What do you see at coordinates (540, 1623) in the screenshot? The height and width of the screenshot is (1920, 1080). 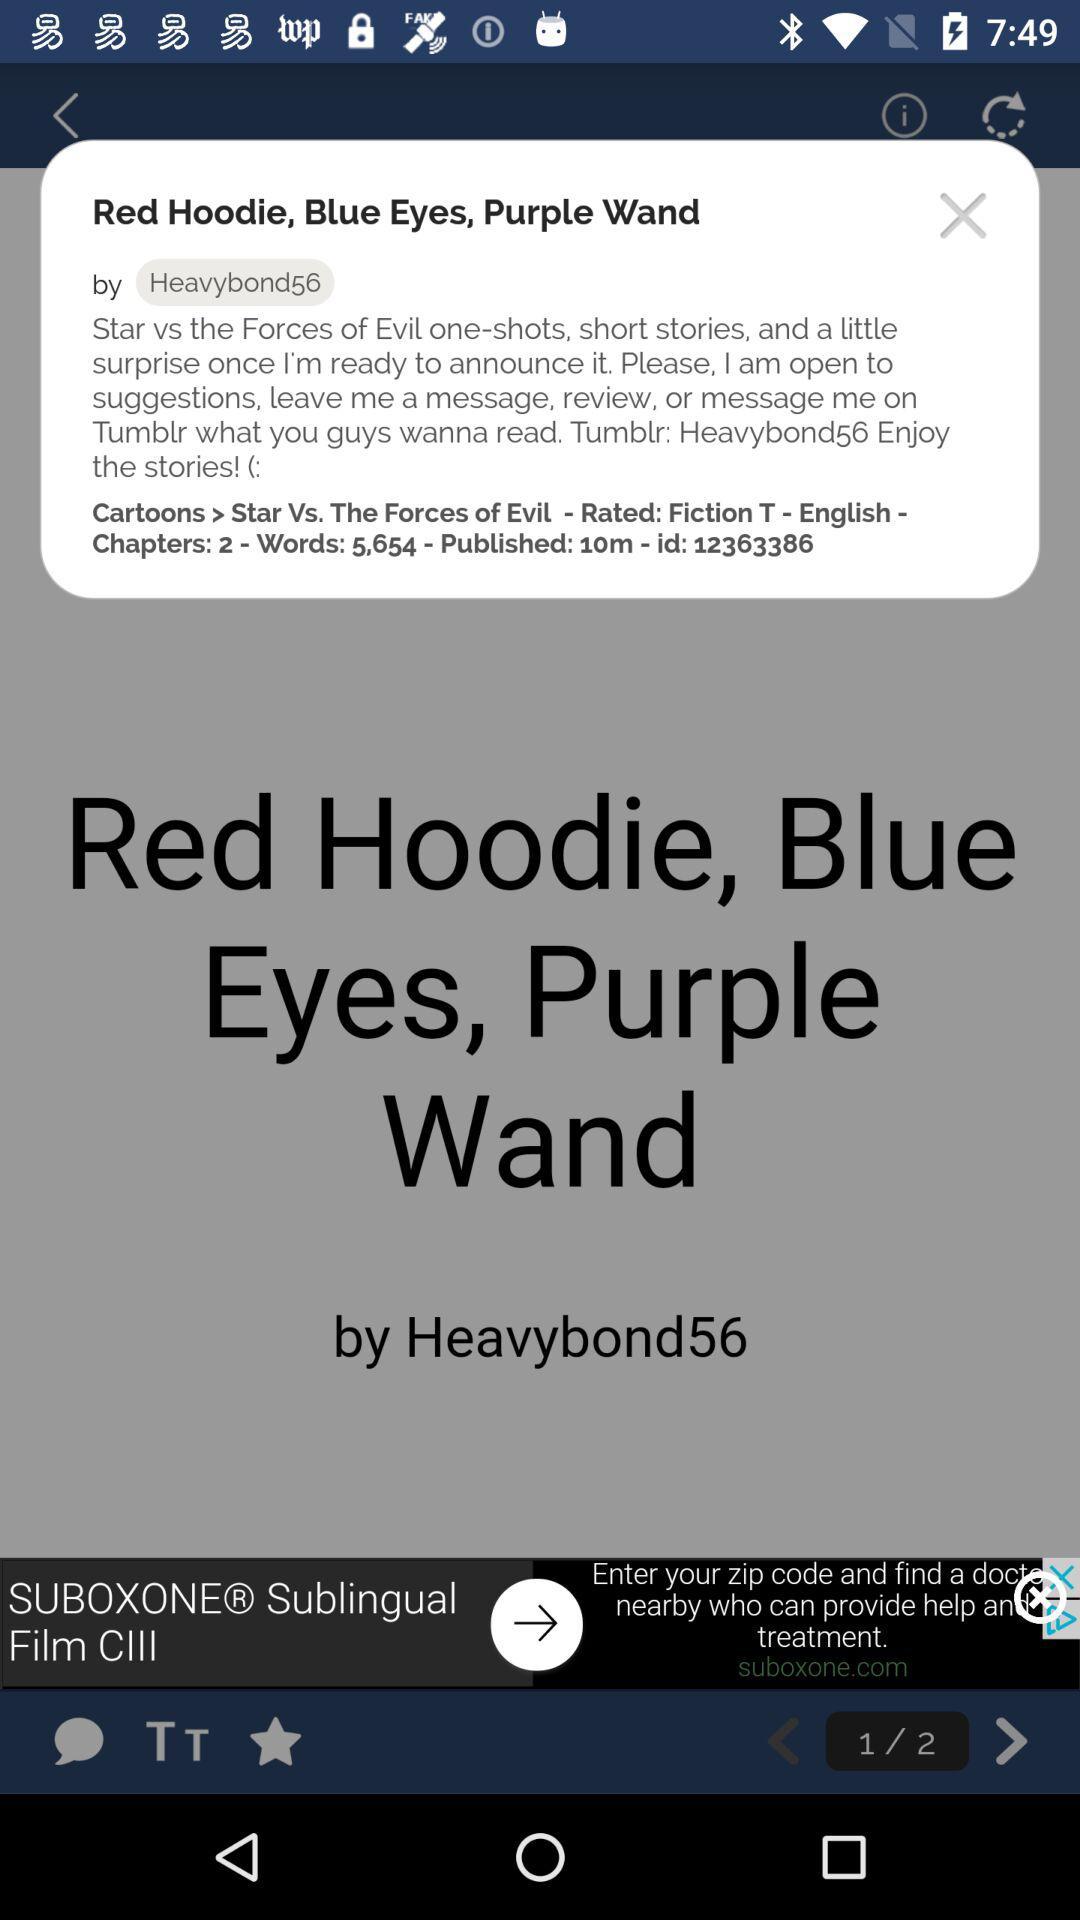 I see `click advertisement` at bounding box center [540, 1623].